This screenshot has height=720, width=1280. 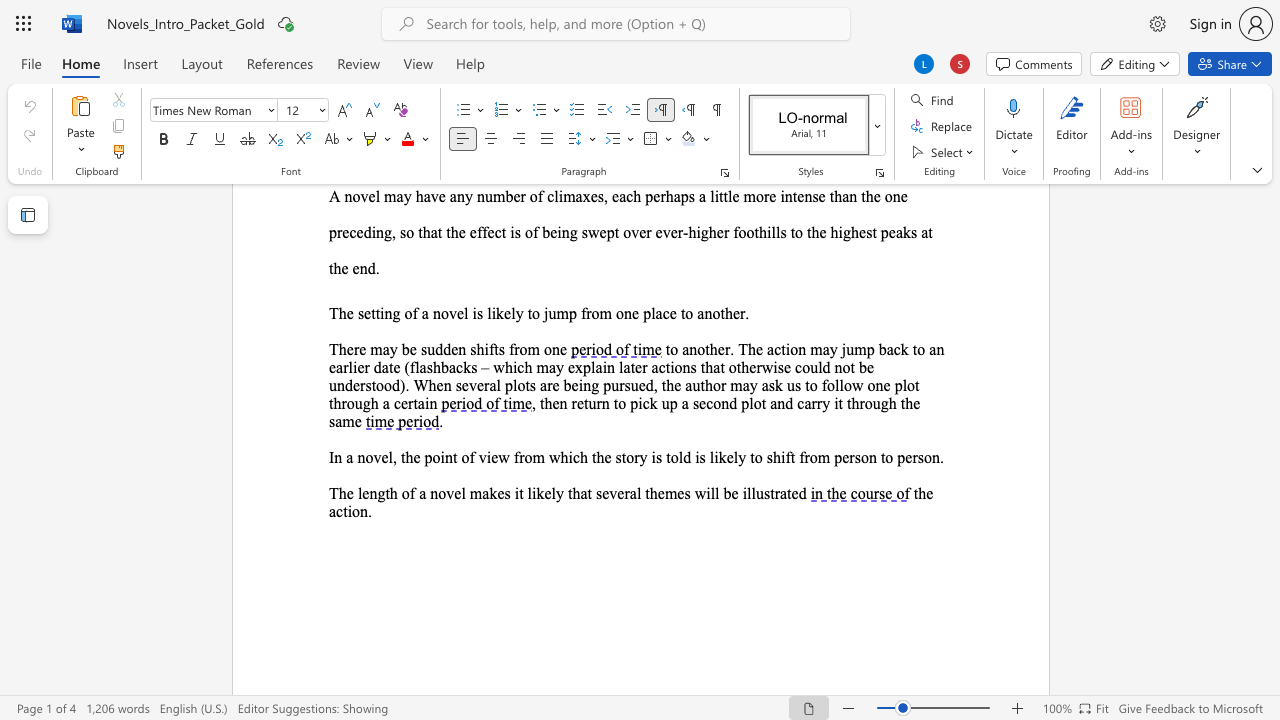 I want to click on the 1th character "f" in the text, so click(x=471, y=457).